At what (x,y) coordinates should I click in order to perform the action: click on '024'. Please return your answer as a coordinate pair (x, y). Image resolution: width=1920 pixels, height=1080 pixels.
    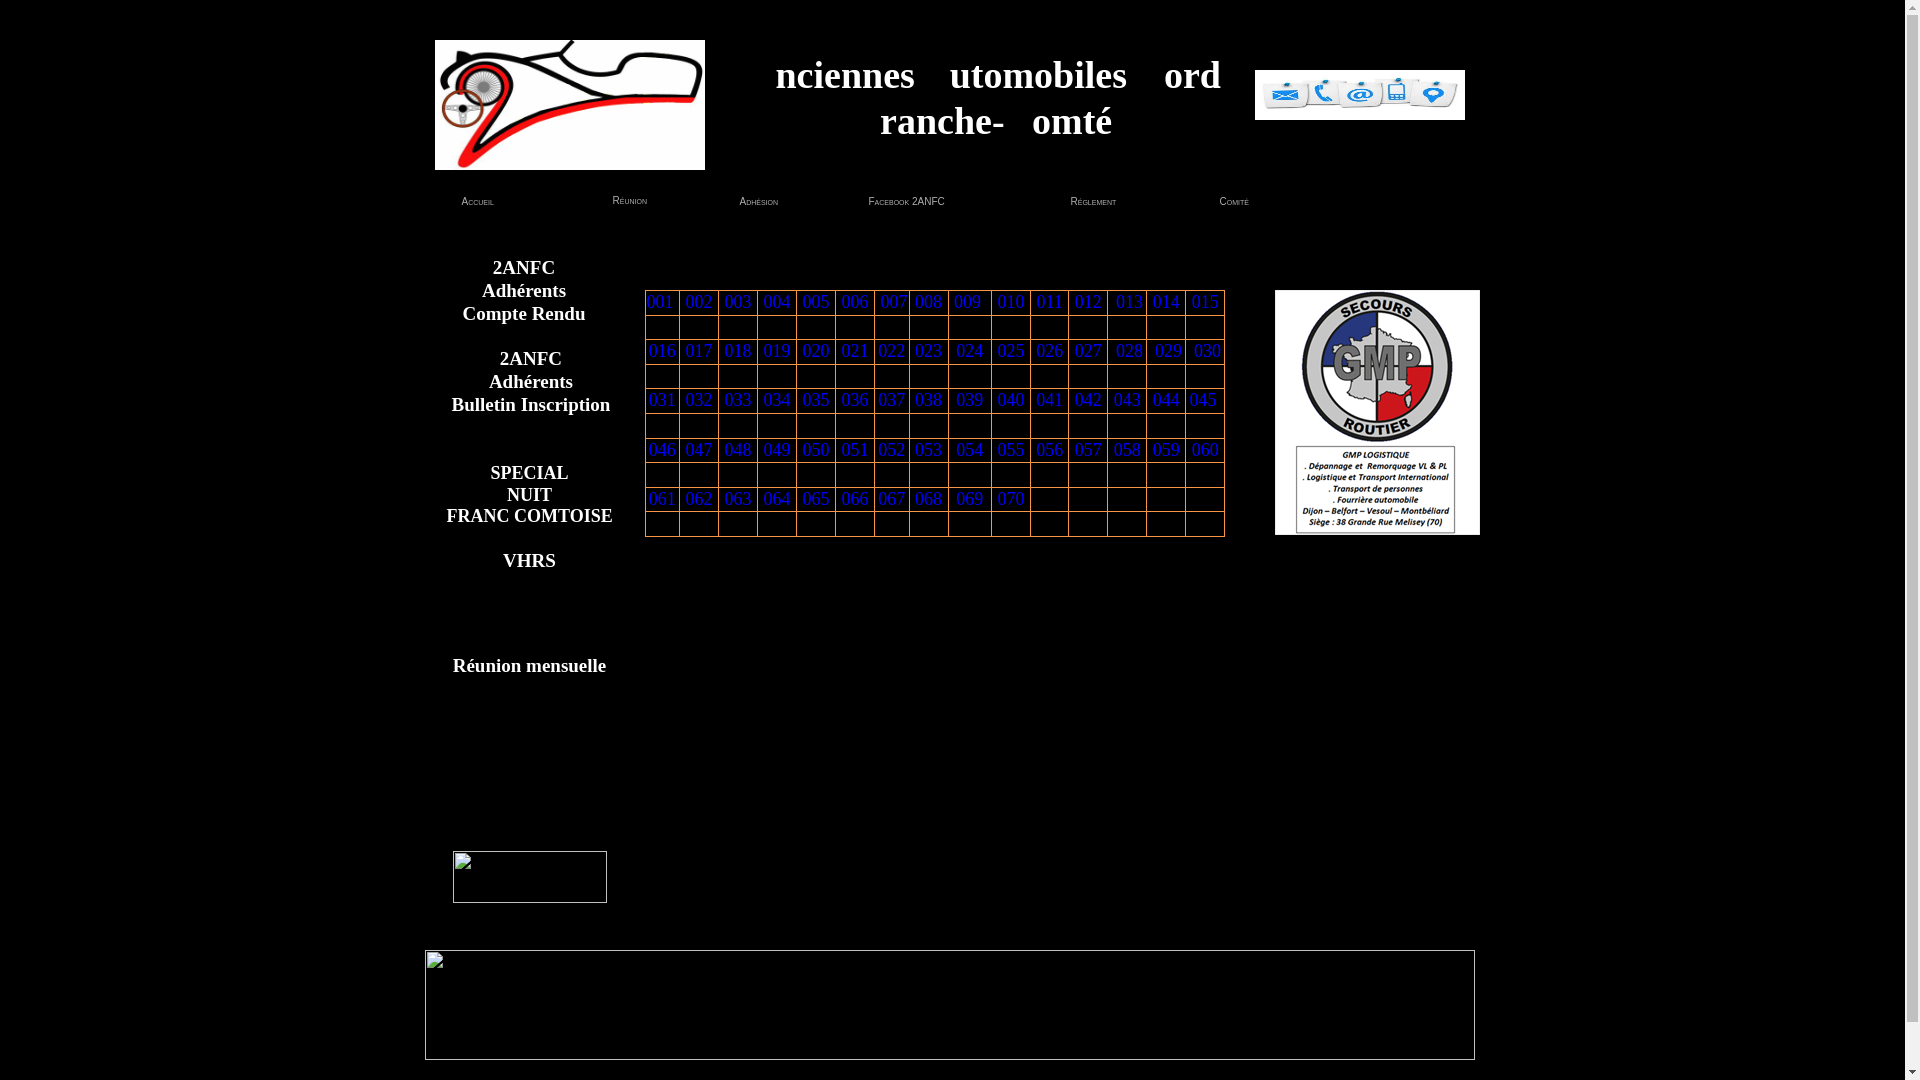
    Looking at the image, I should click on (969, 350).